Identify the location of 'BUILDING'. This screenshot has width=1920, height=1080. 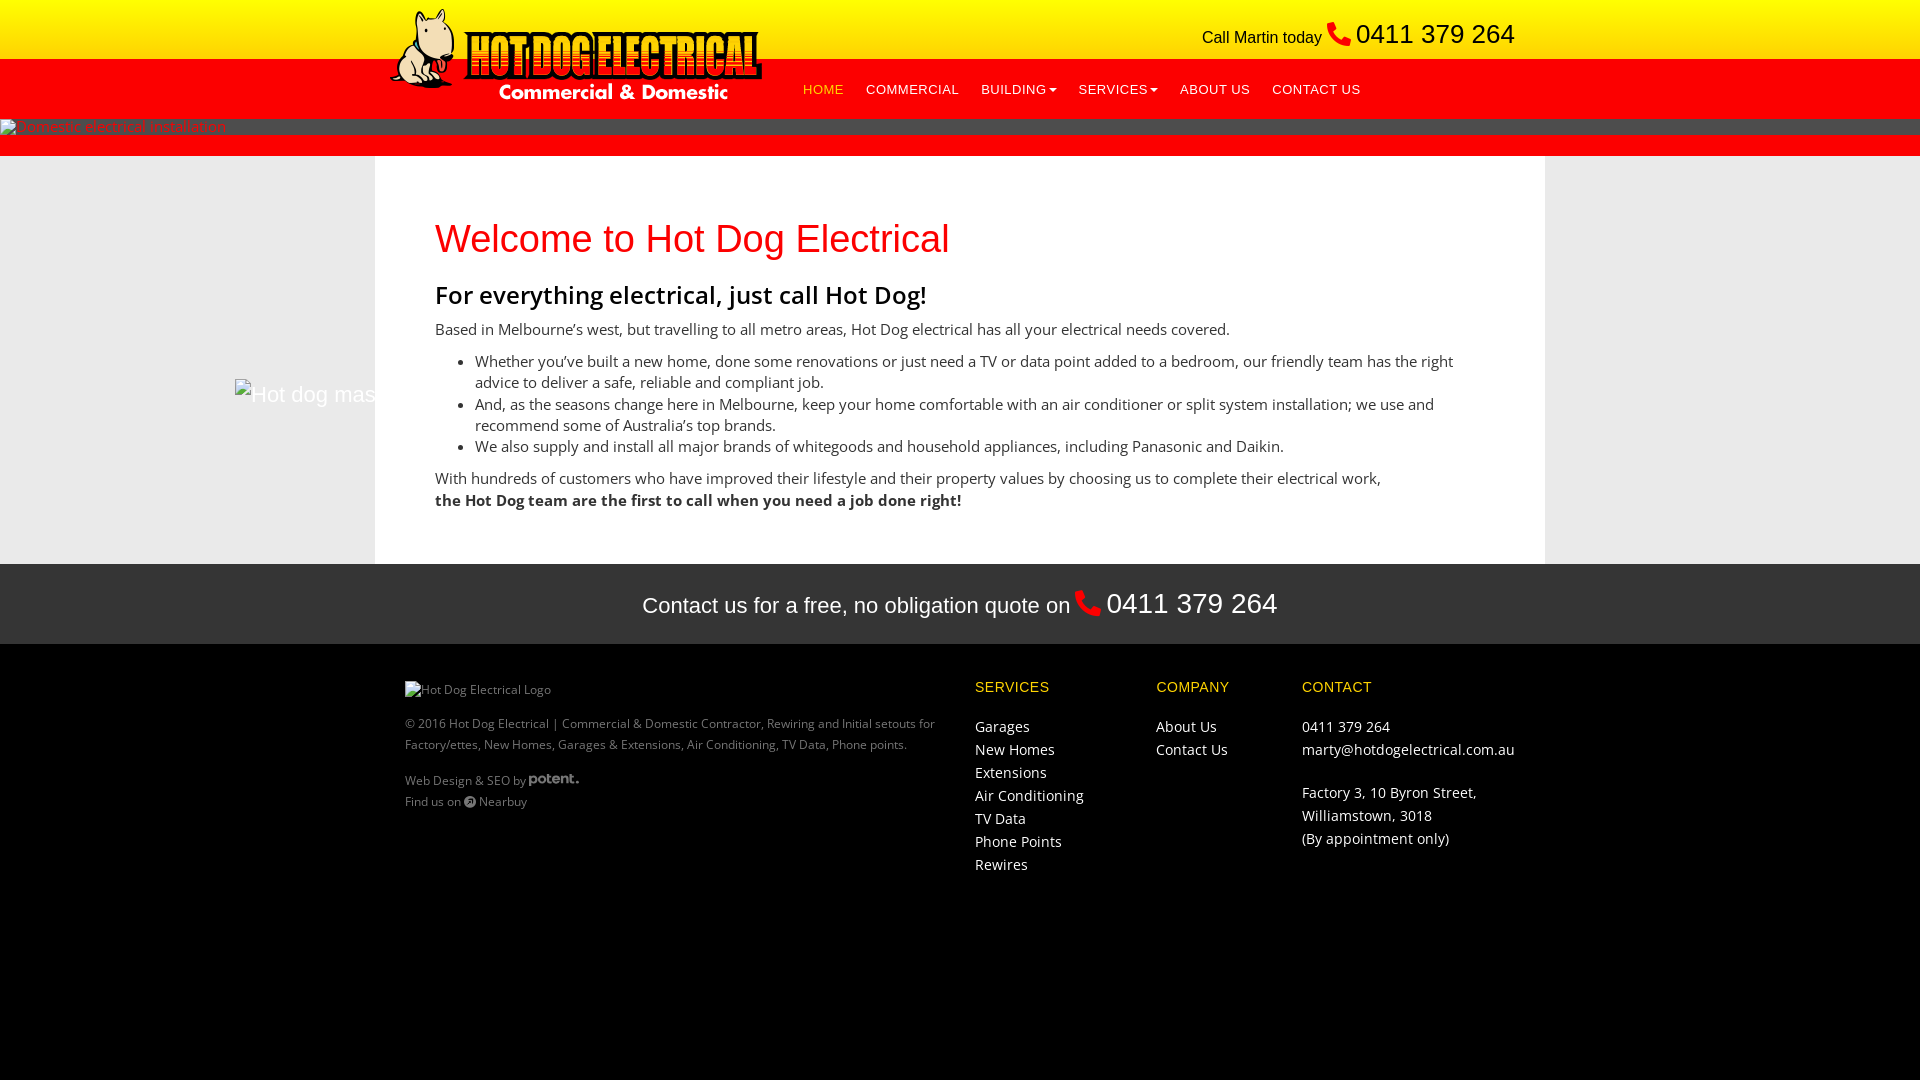
(1018, 87).